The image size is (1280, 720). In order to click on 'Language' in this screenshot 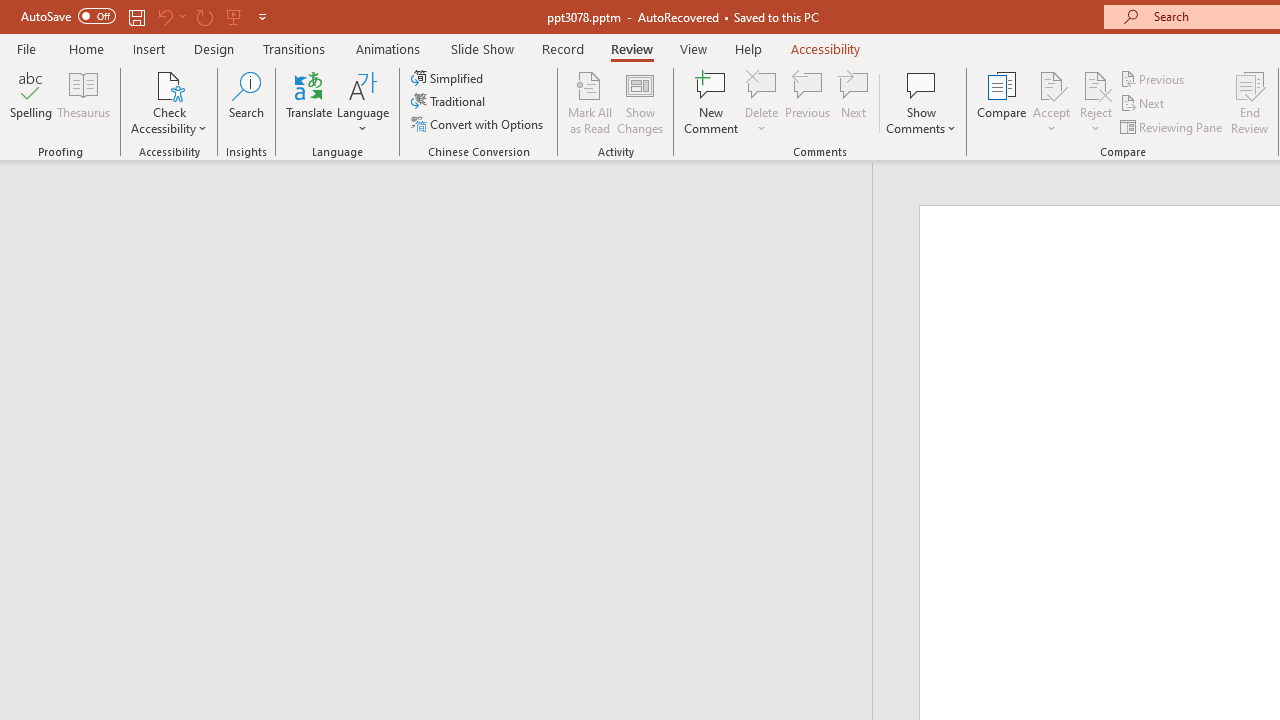, I will do `click(363, 103)`.